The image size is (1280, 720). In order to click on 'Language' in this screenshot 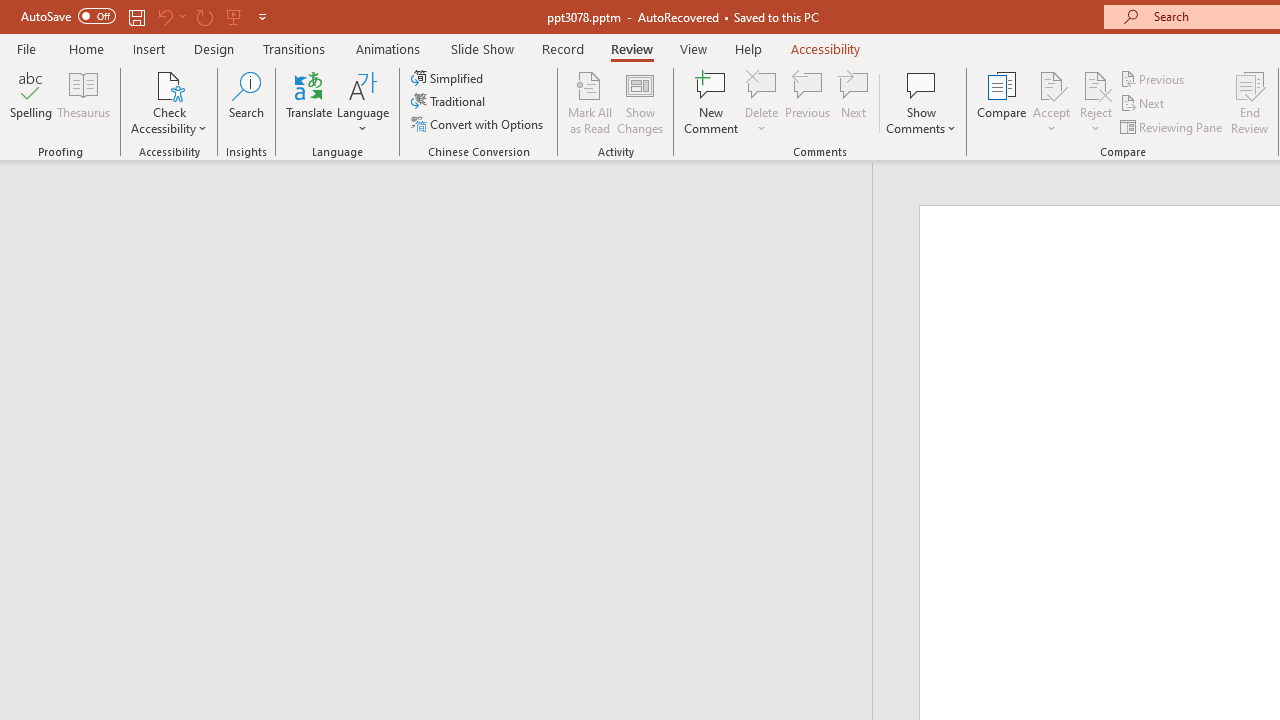, I will do `click(363, 103)`.